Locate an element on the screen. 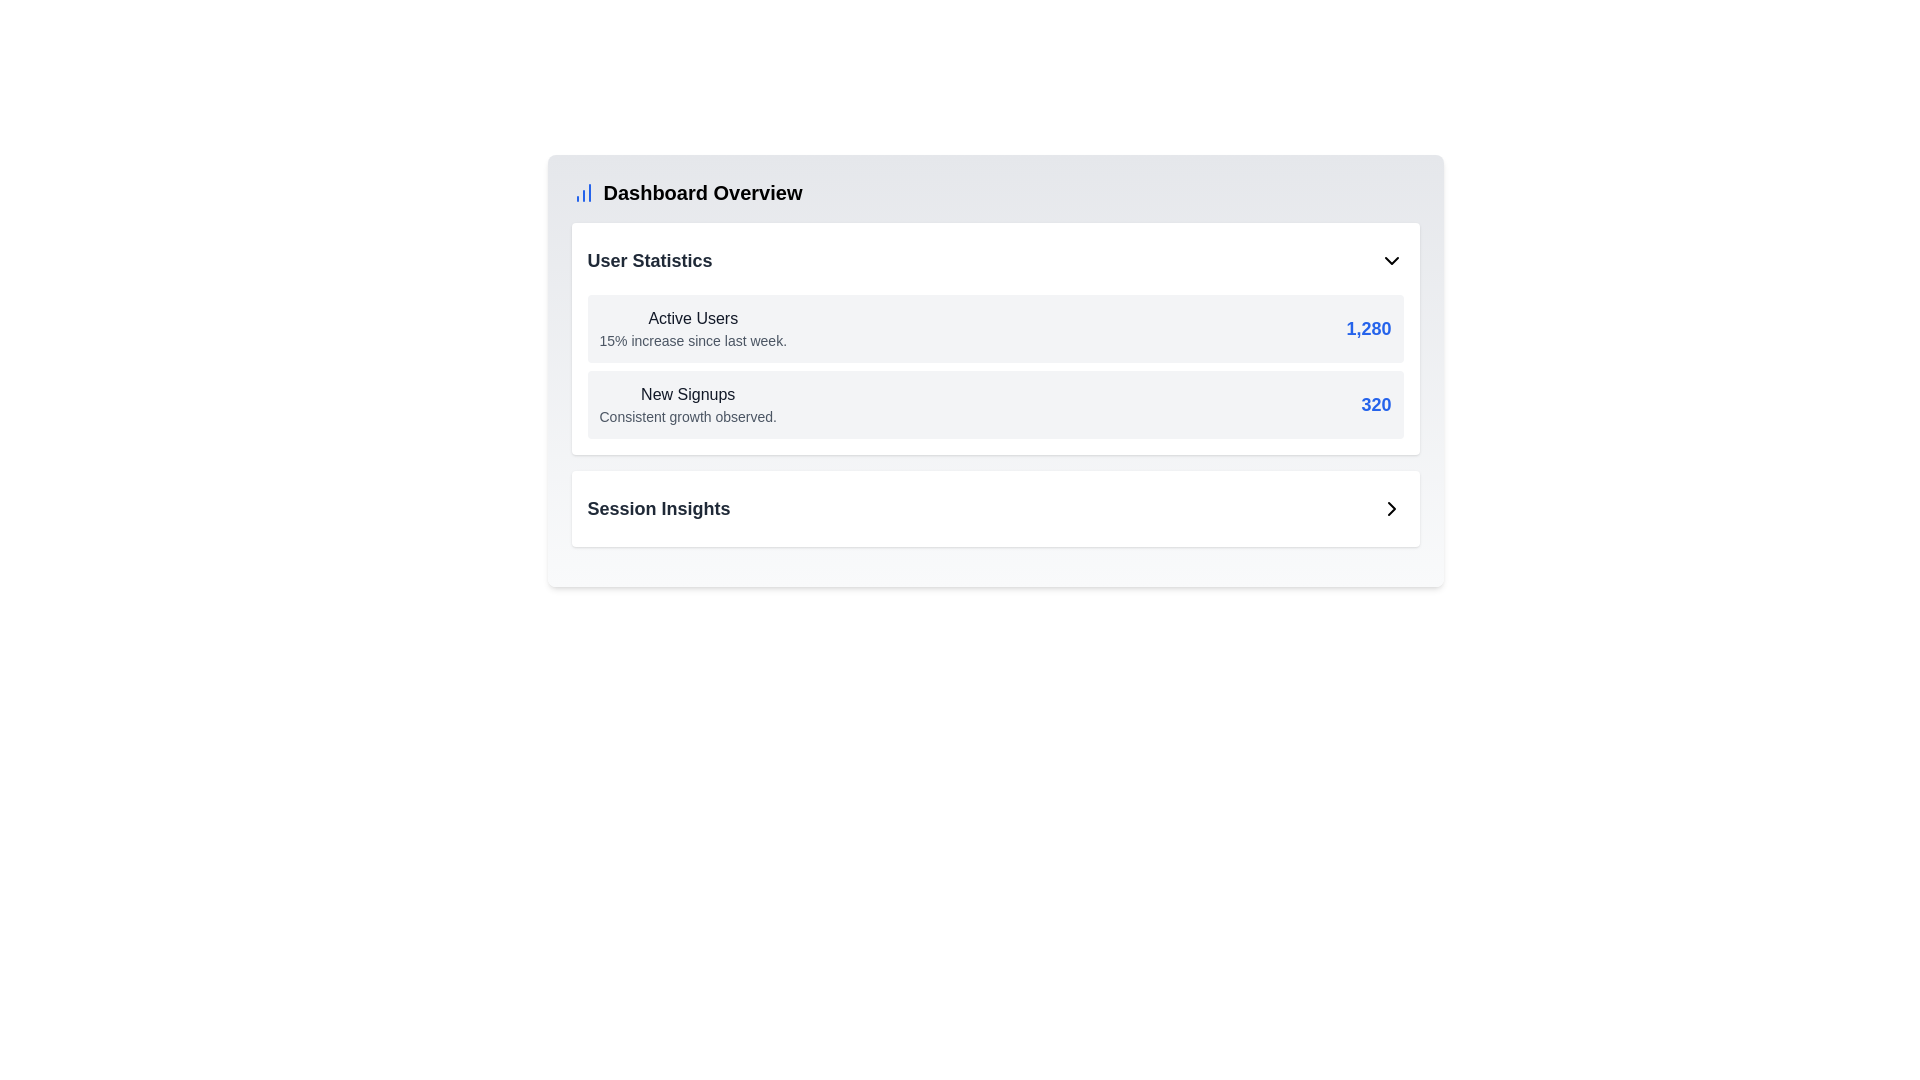 This screenshot has width=1920, height=1080. the chevron icon is located at coordinates (1390, 260).